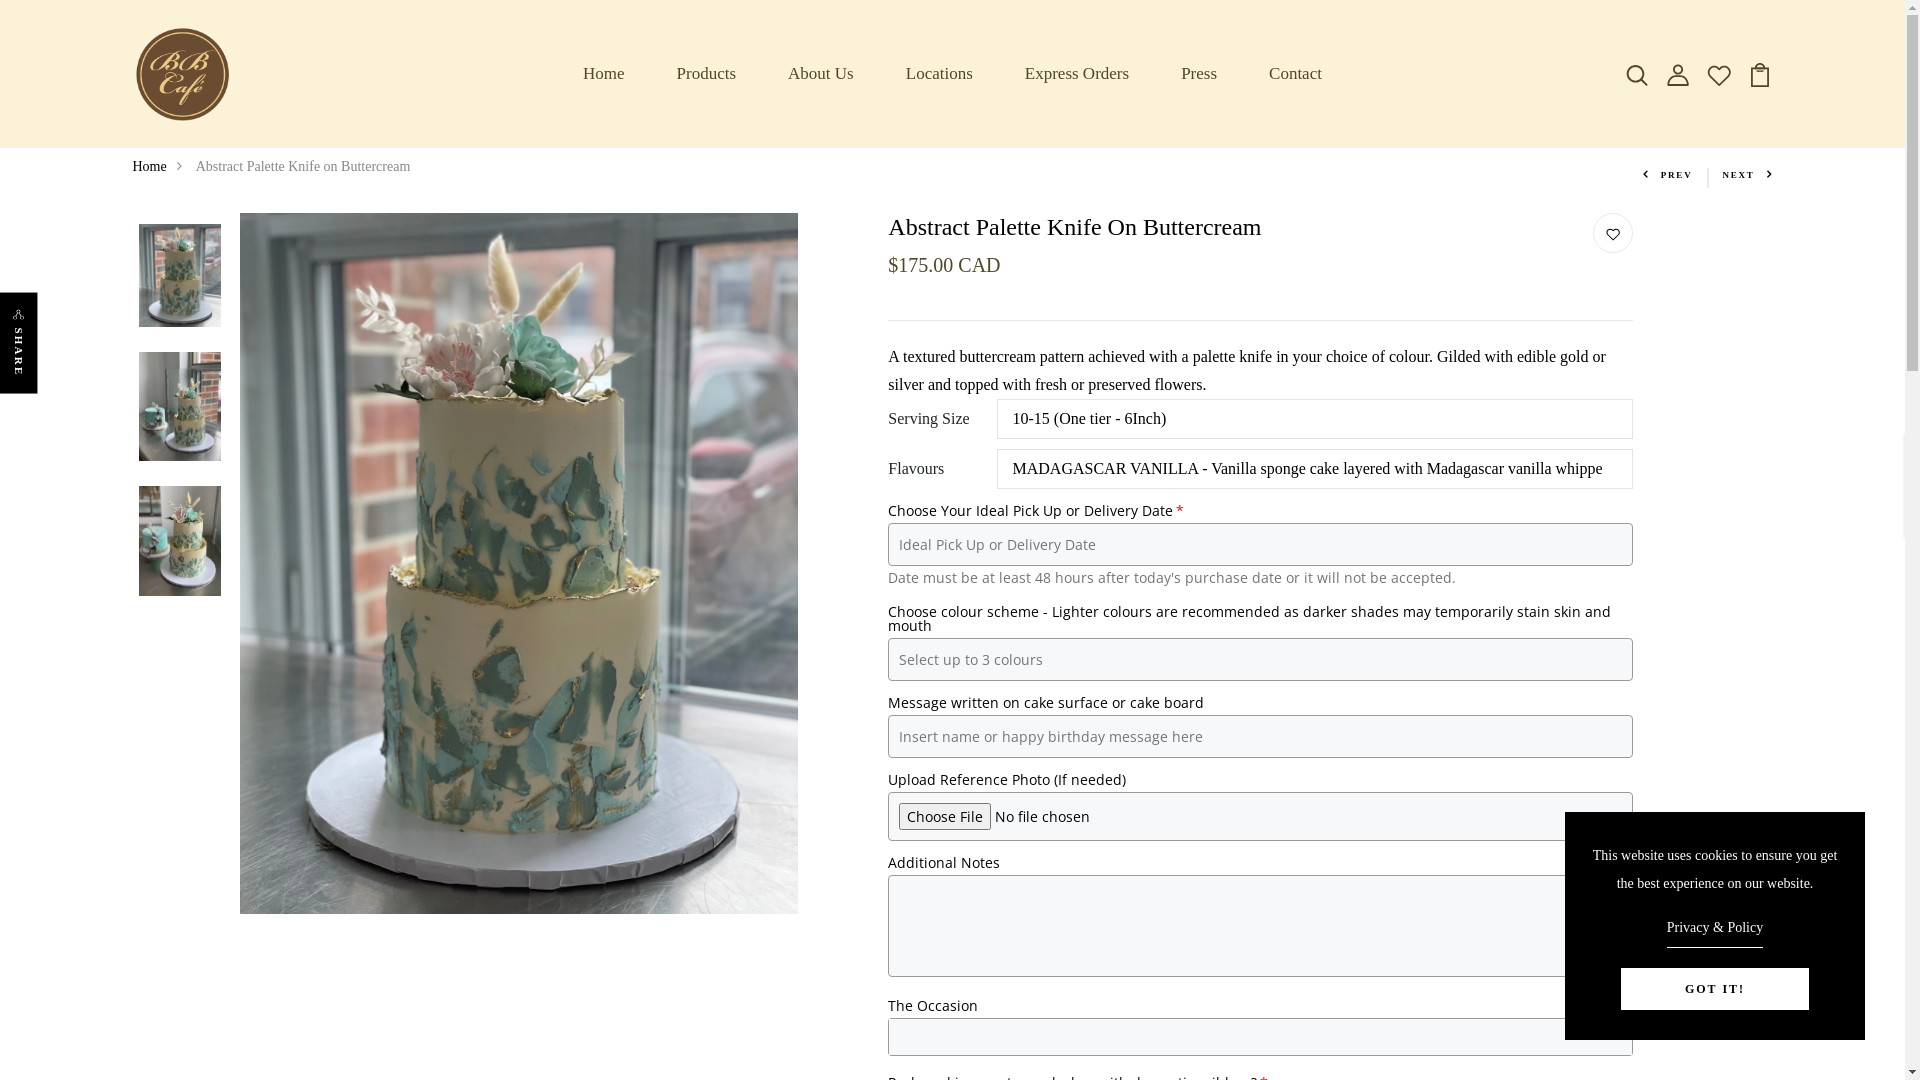 This screenshot has width=1920, height=1080. What do you see at coordinates (161, 165) in the screenshot?
I see `'Home'` at bounding box center [161, 165].